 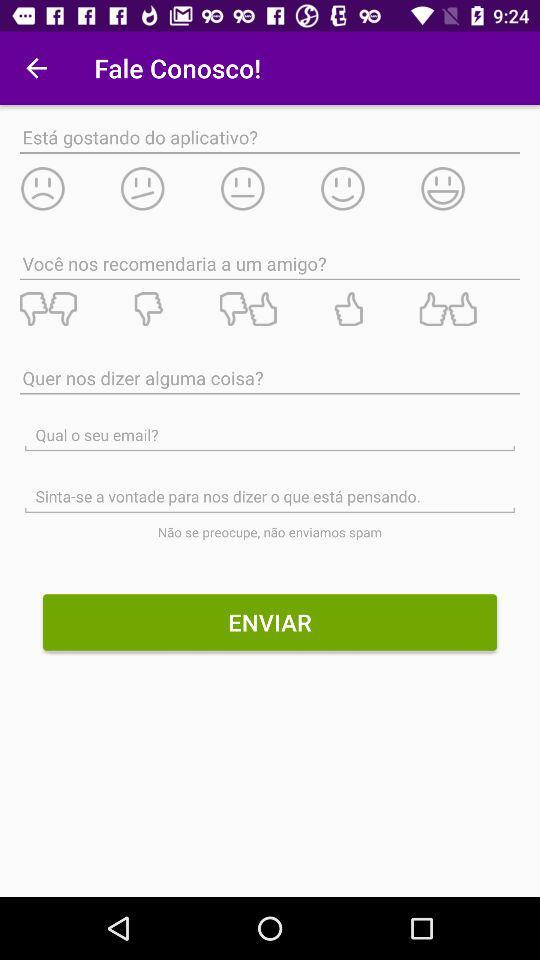 What do you see at coordinates (168, 309) in the screenshot?
I see `dislike/rating system` at bounding box center [168, 309].